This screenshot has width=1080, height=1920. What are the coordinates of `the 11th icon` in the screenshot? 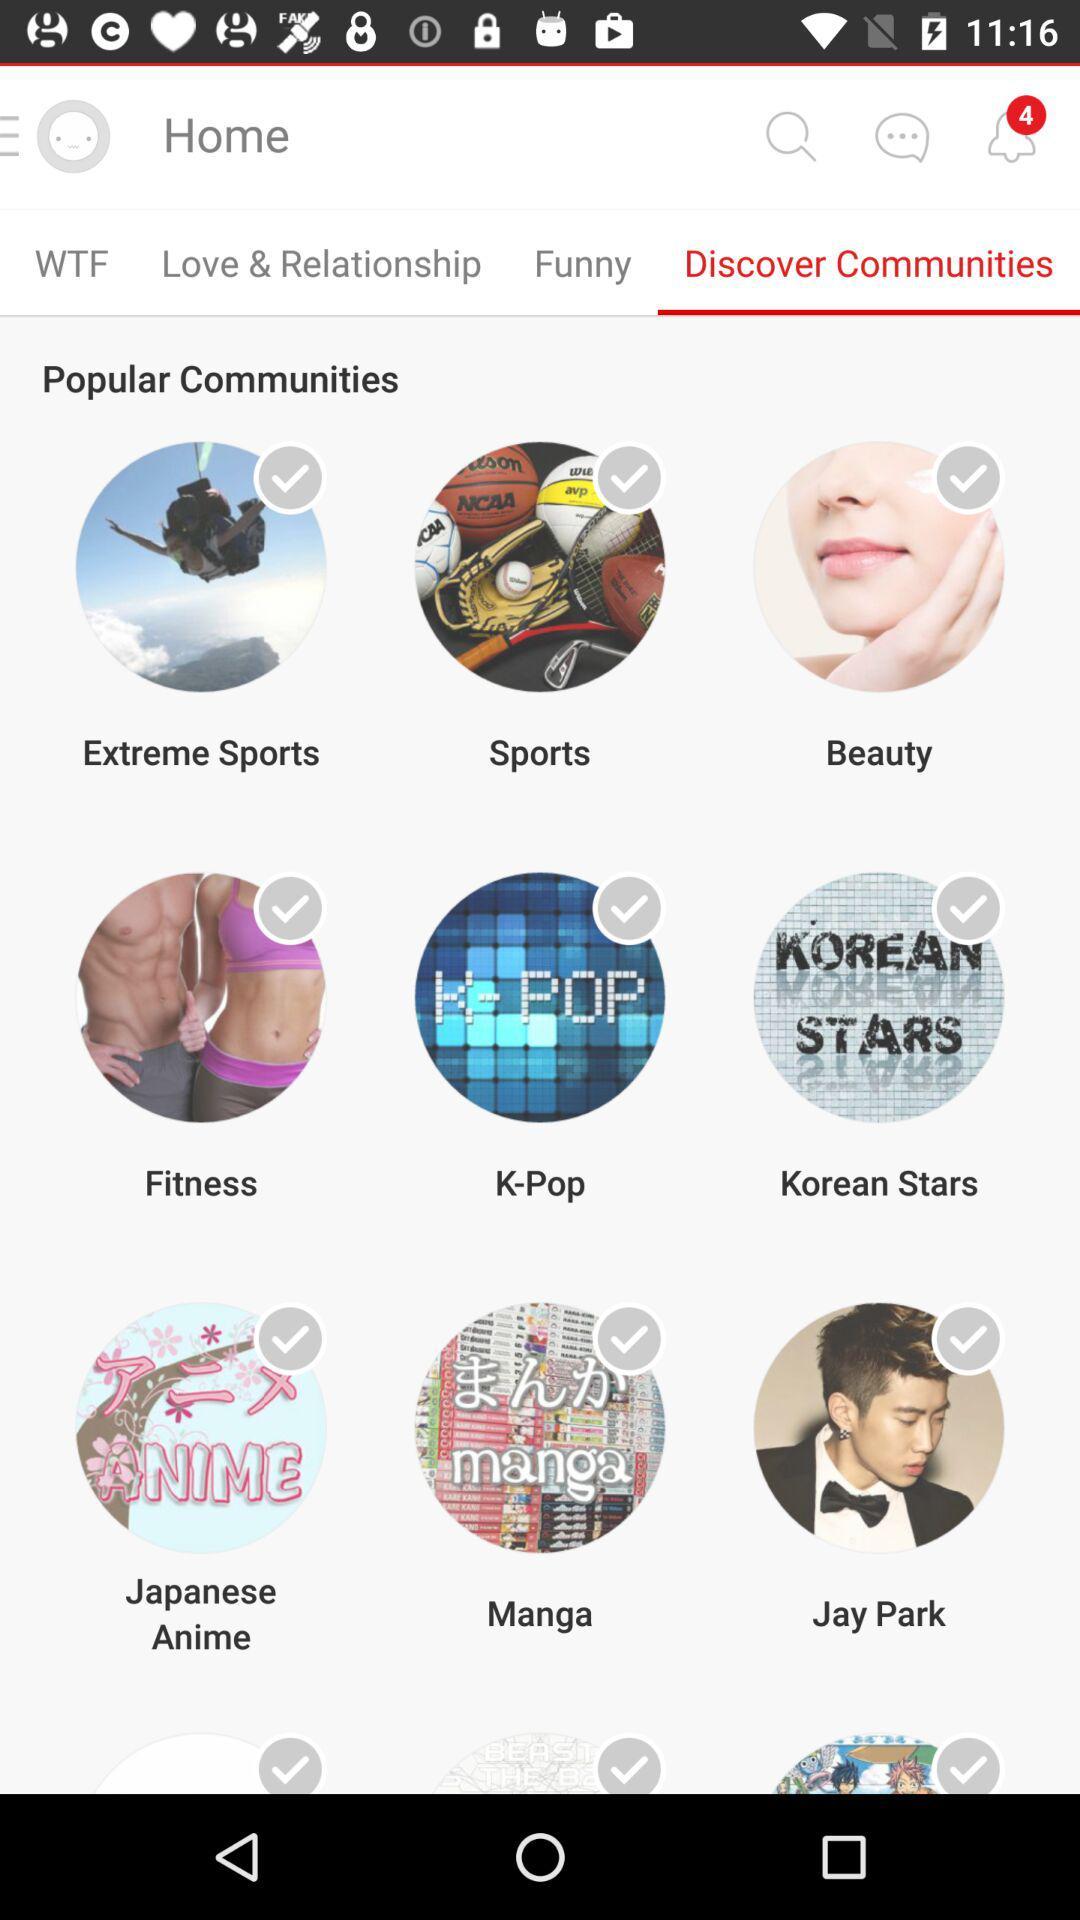 It's located at (540, 1763).